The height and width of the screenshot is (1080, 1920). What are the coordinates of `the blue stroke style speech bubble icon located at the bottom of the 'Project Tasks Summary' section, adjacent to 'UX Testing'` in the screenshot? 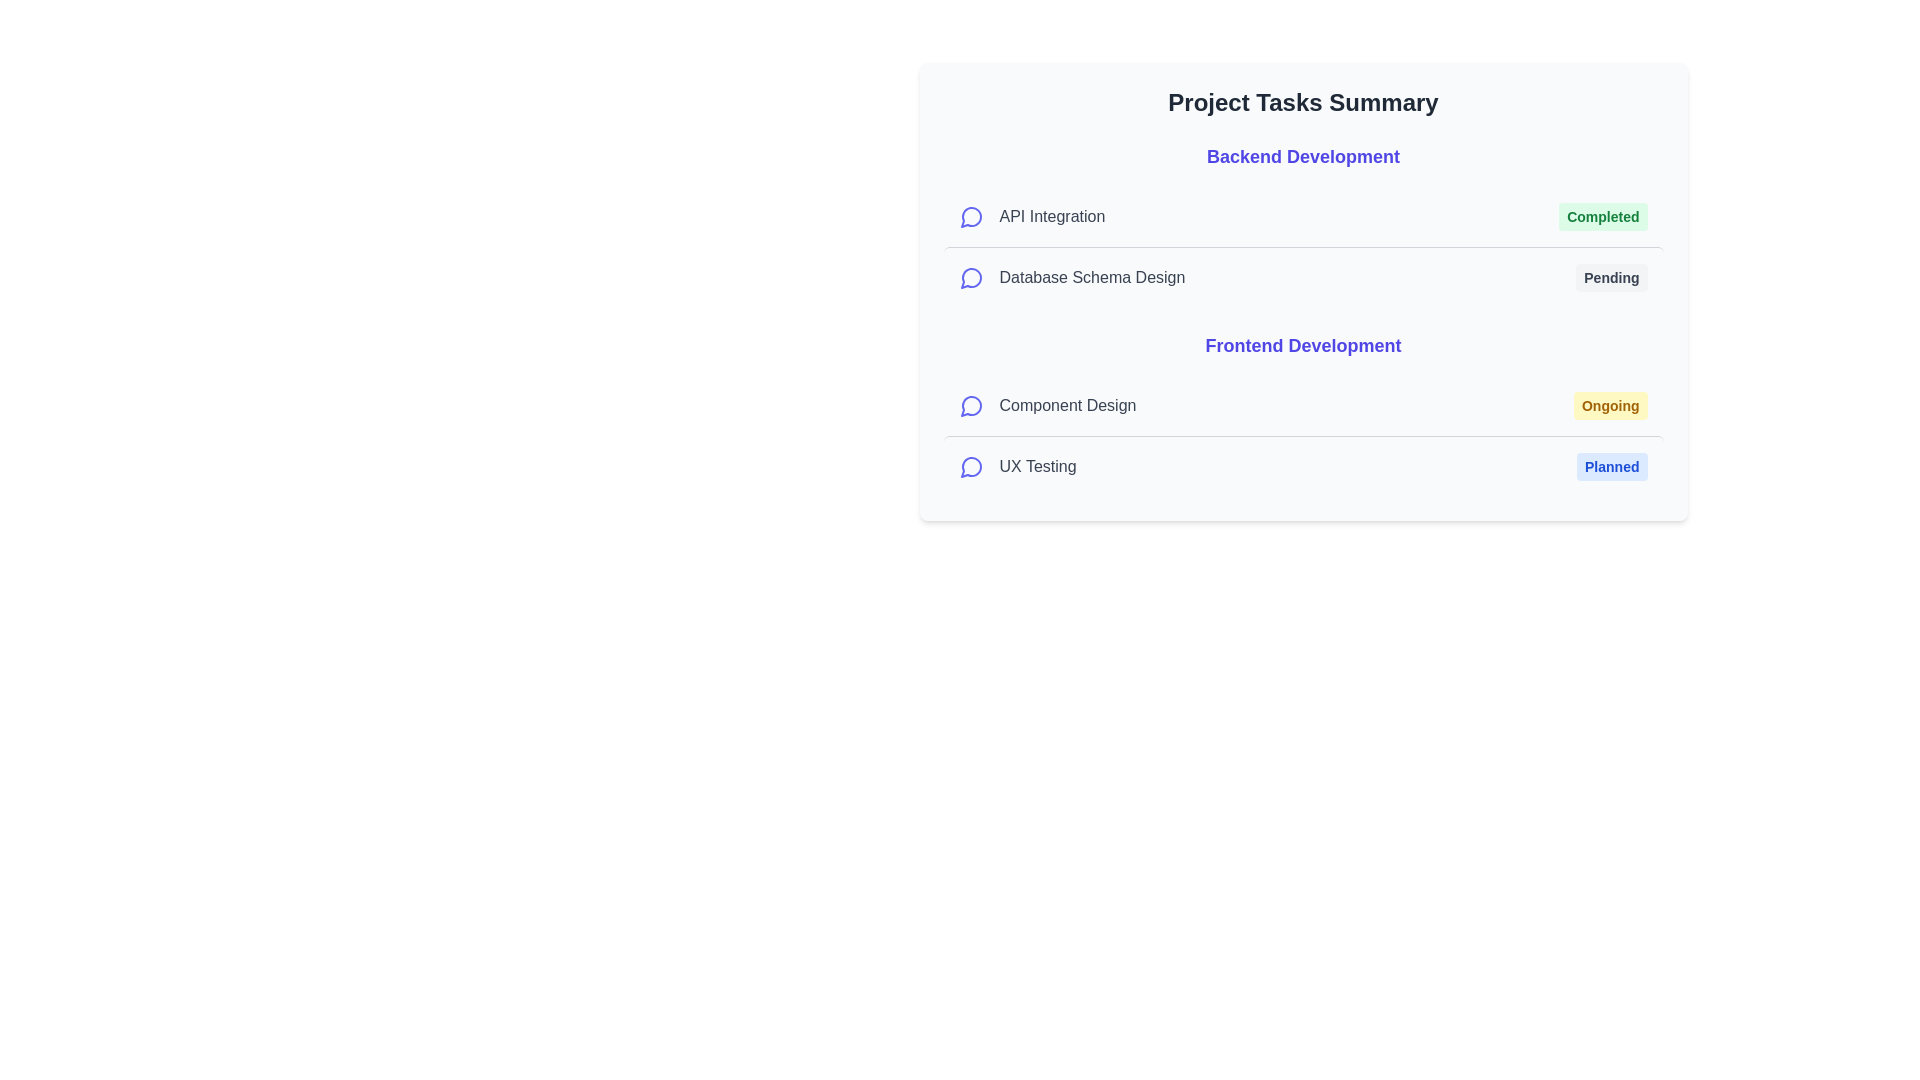 It's located at (970, 467).